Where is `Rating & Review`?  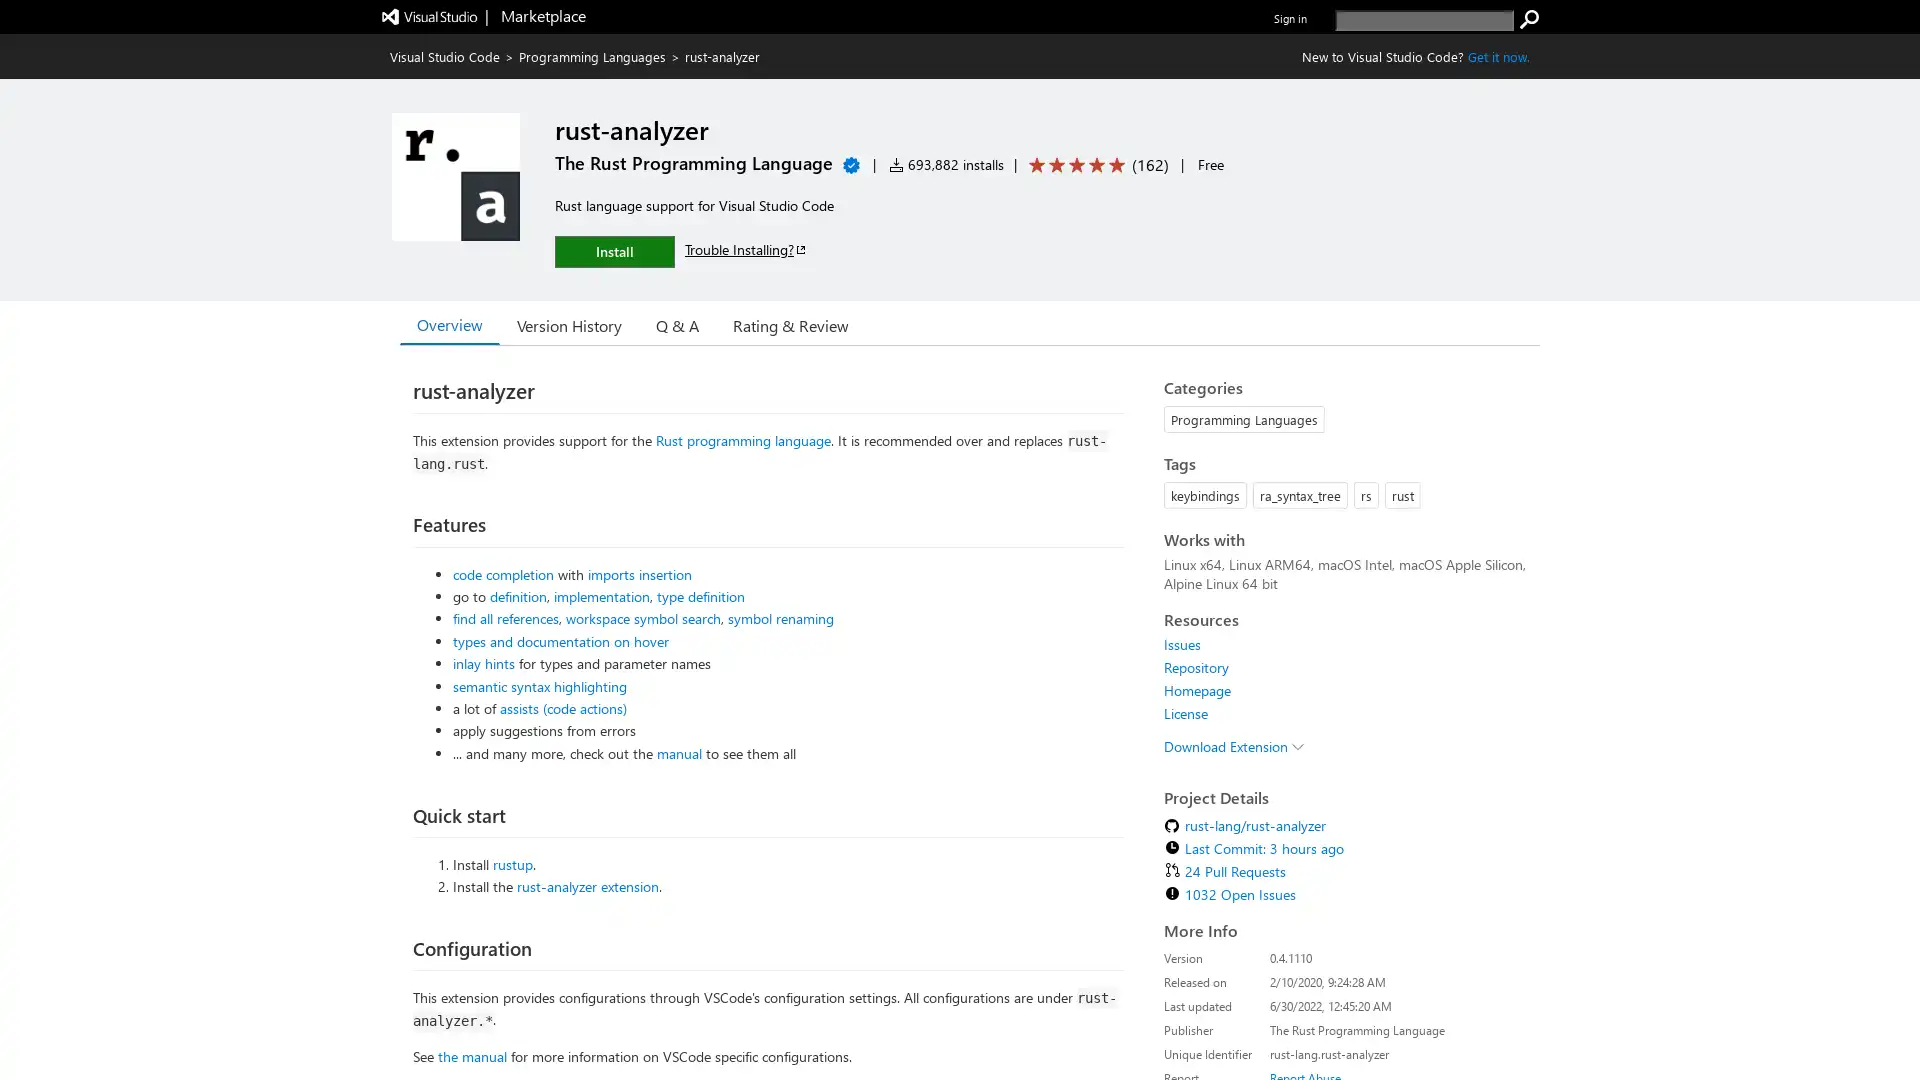
Rating & Review is located at coordinates (790, 323).